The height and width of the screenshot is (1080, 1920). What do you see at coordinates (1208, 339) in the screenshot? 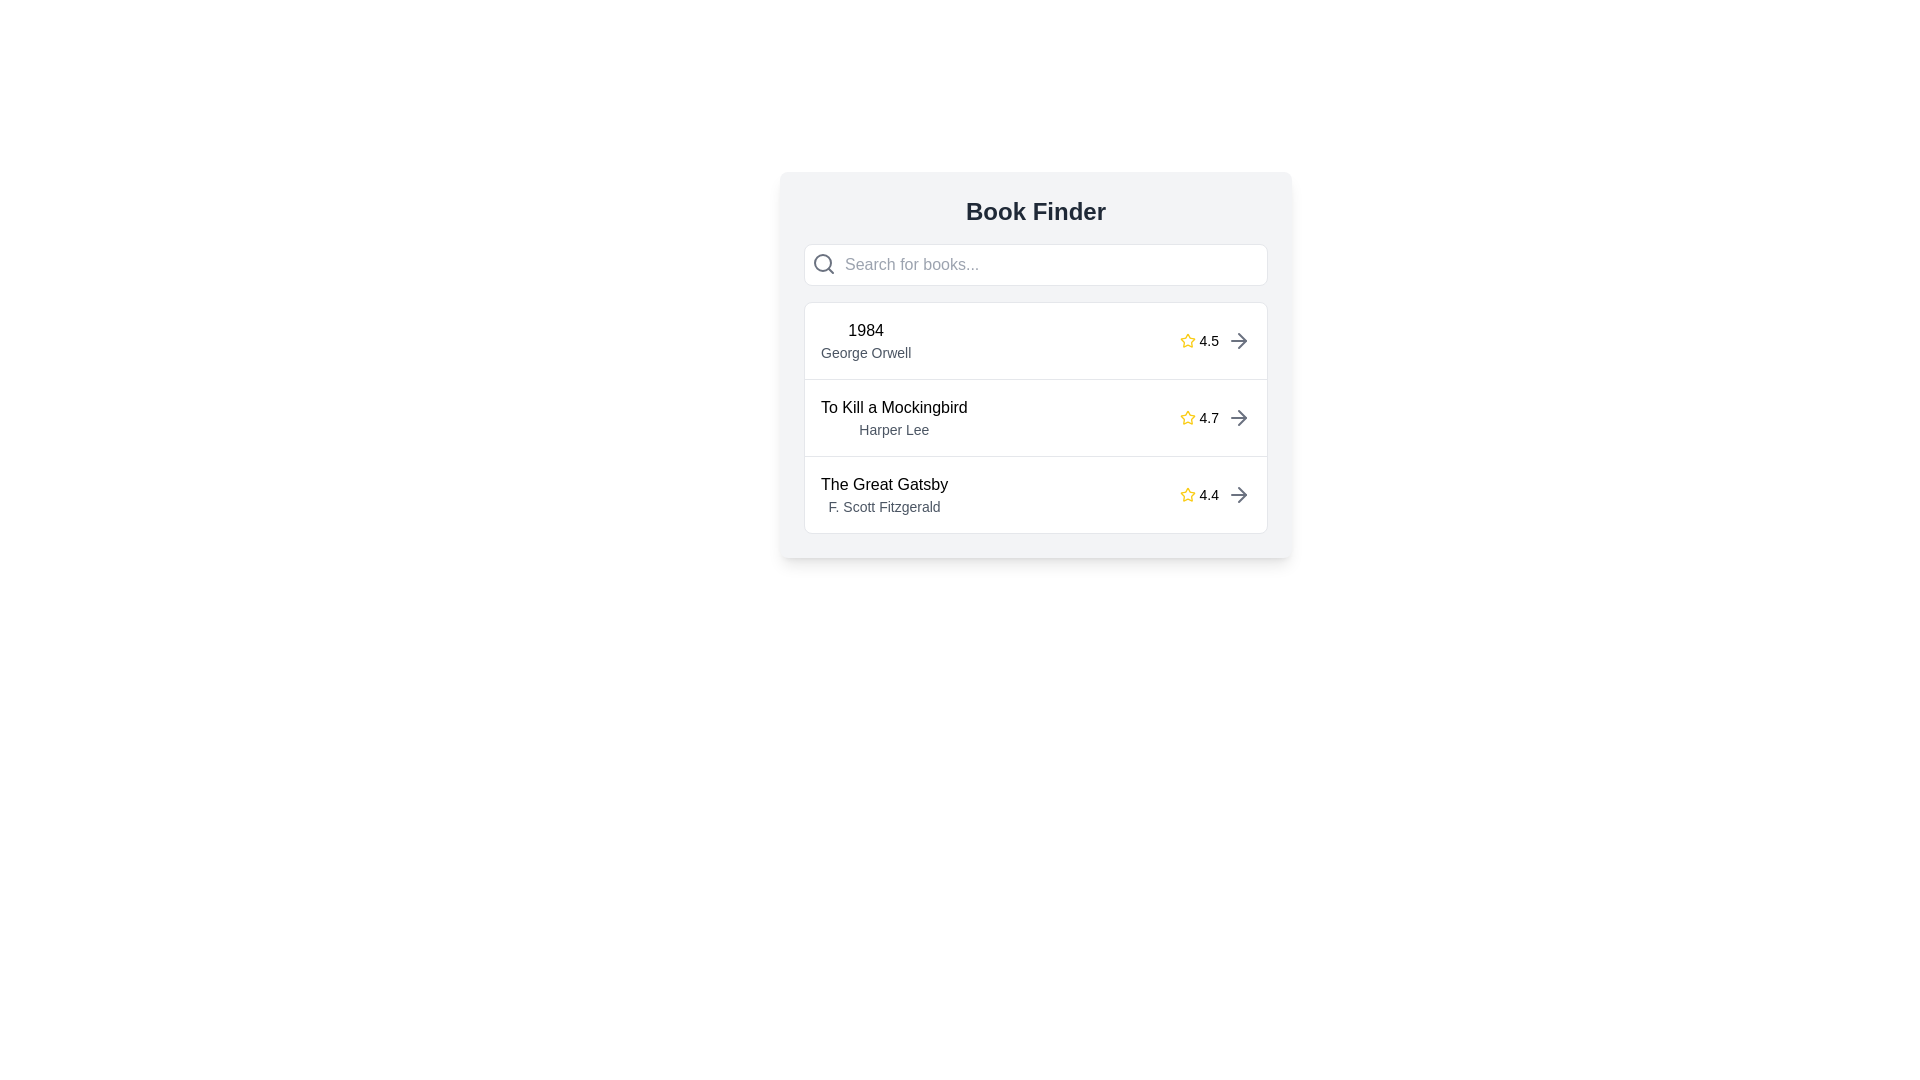
I see `the numeric text label displaying '4.5', which is located to the right of the star icon for the book '1984' by George Orwell` at bounding box center [1208, 339].